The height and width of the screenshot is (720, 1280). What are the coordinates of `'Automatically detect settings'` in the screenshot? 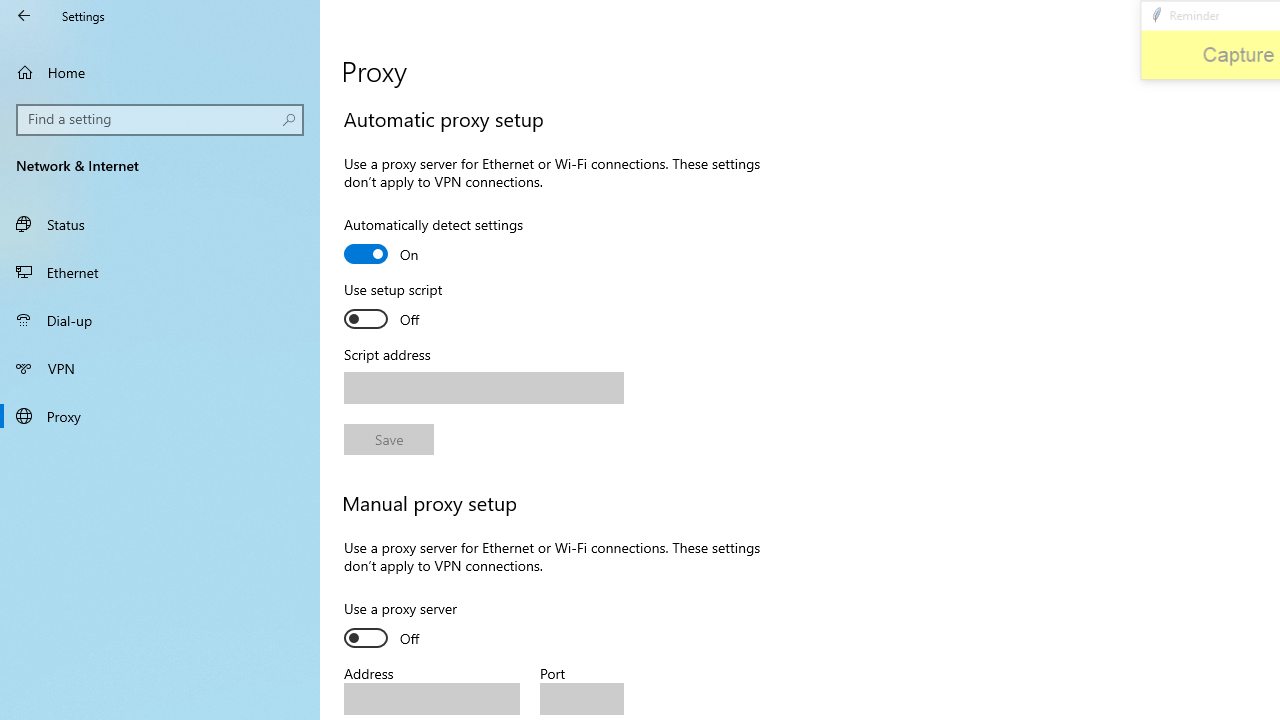 It's located at (432, 241).